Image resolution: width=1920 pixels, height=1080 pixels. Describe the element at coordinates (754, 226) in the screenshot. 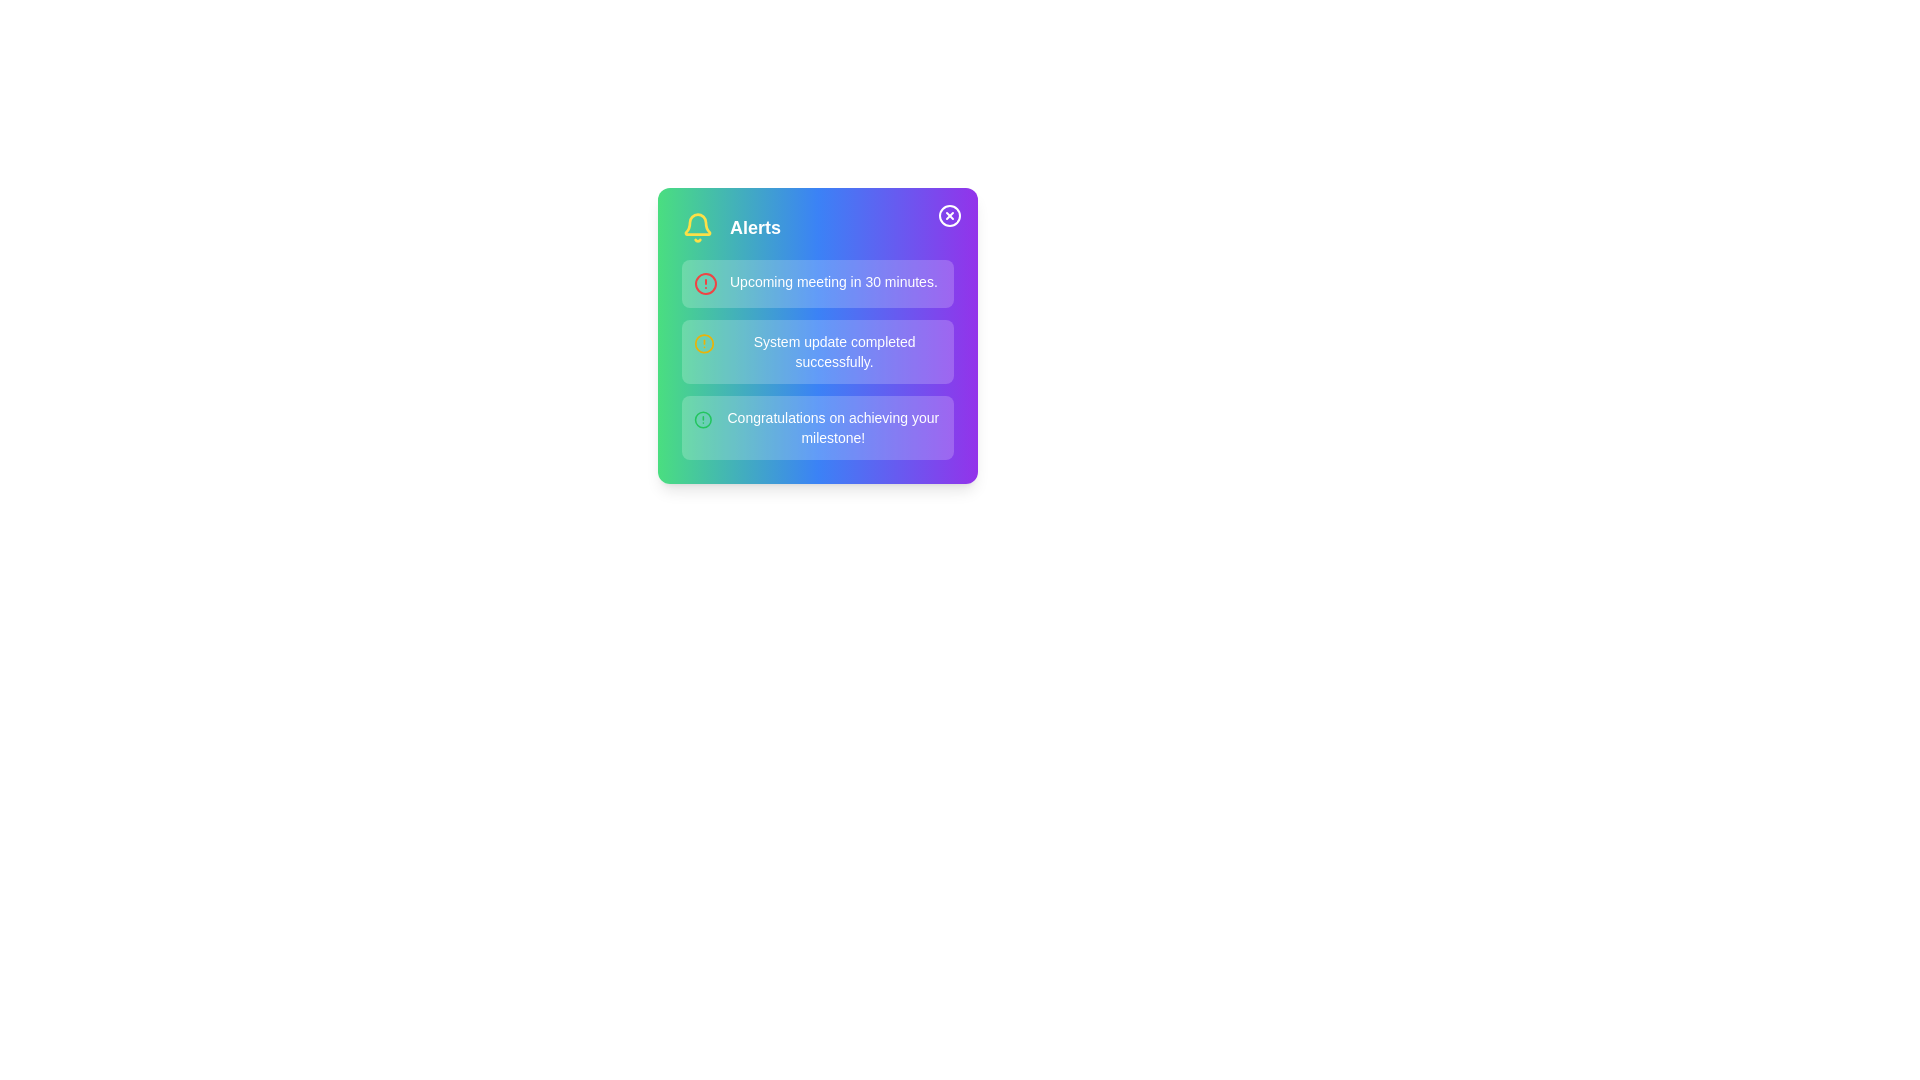

I see `text of the label that serves as the heading or title of the notification section, located centrally in the top portion of the notification card, aligned to the right of a bell icon` at that location.